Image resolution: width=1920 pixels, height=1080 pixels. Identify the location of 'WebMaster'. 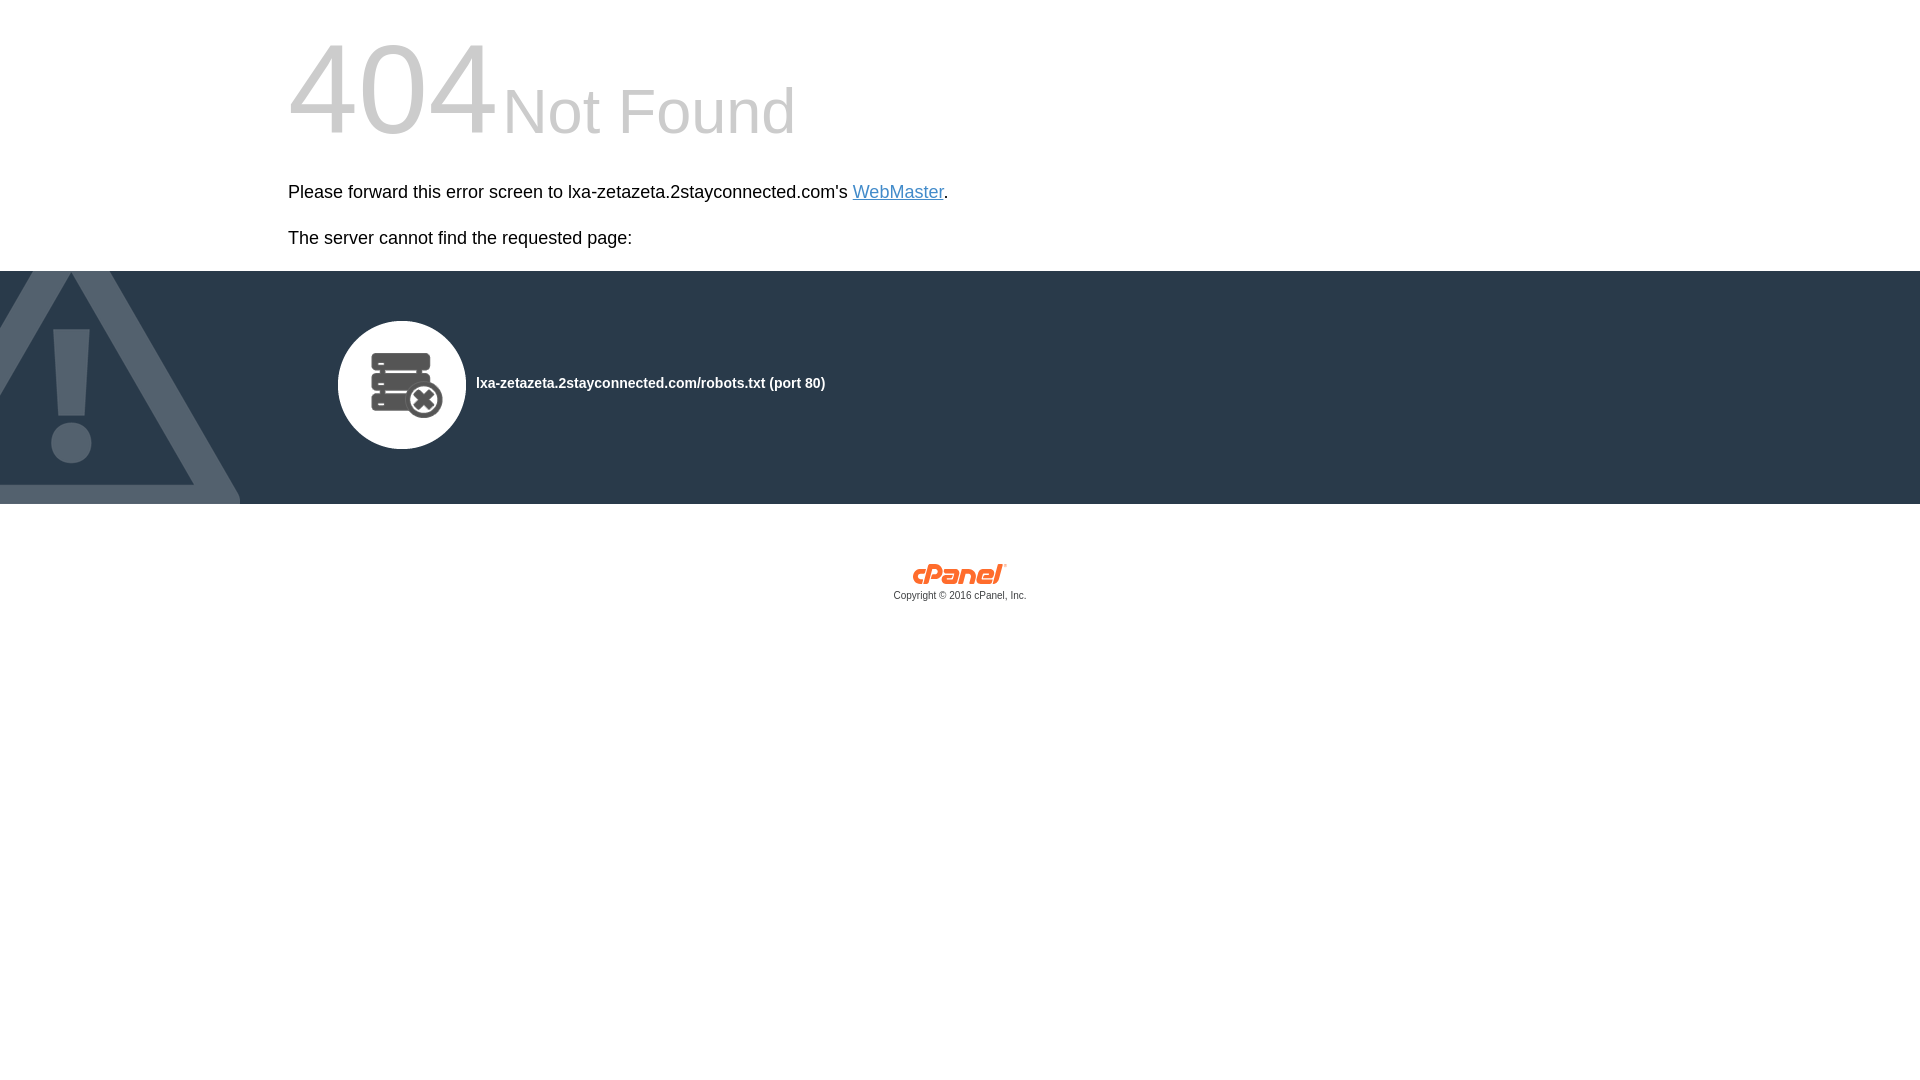
(897, 192).